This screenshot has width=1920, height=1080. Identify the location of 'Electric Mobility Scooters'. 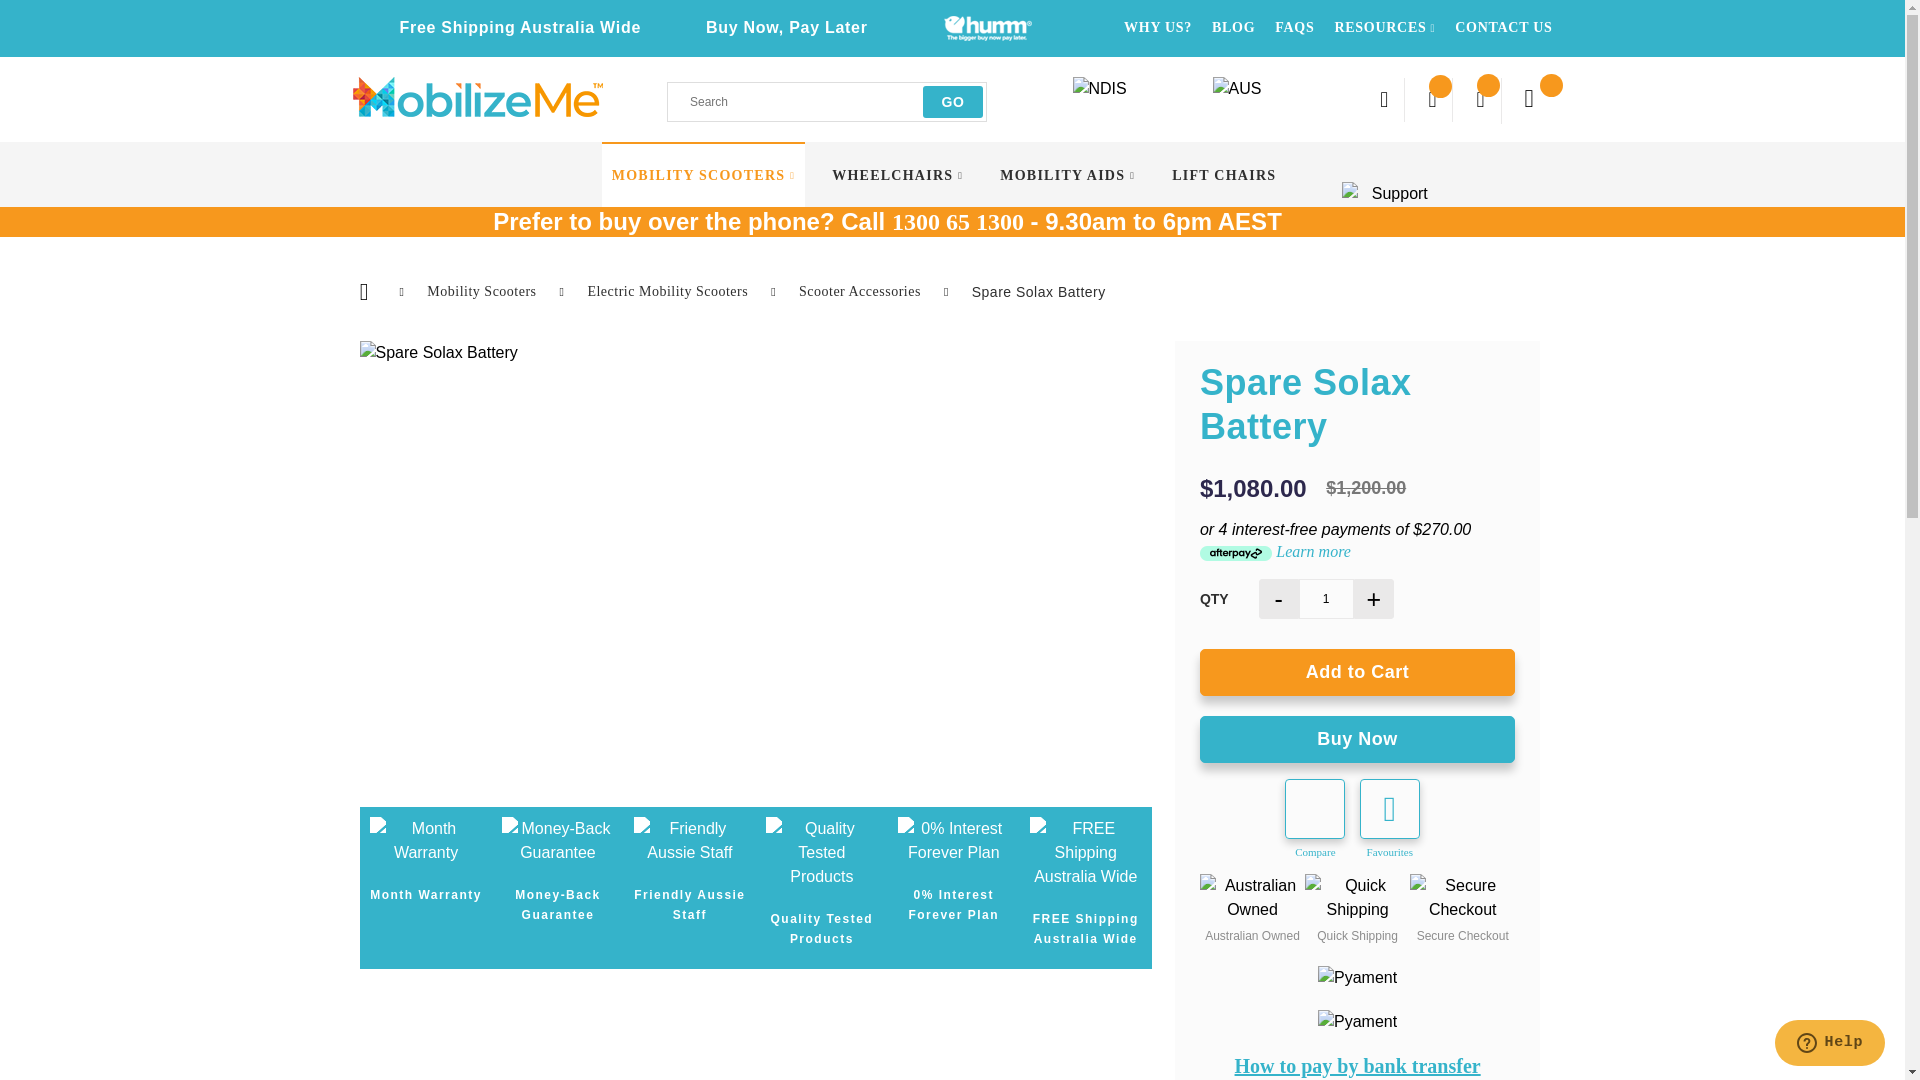
(669, 291).